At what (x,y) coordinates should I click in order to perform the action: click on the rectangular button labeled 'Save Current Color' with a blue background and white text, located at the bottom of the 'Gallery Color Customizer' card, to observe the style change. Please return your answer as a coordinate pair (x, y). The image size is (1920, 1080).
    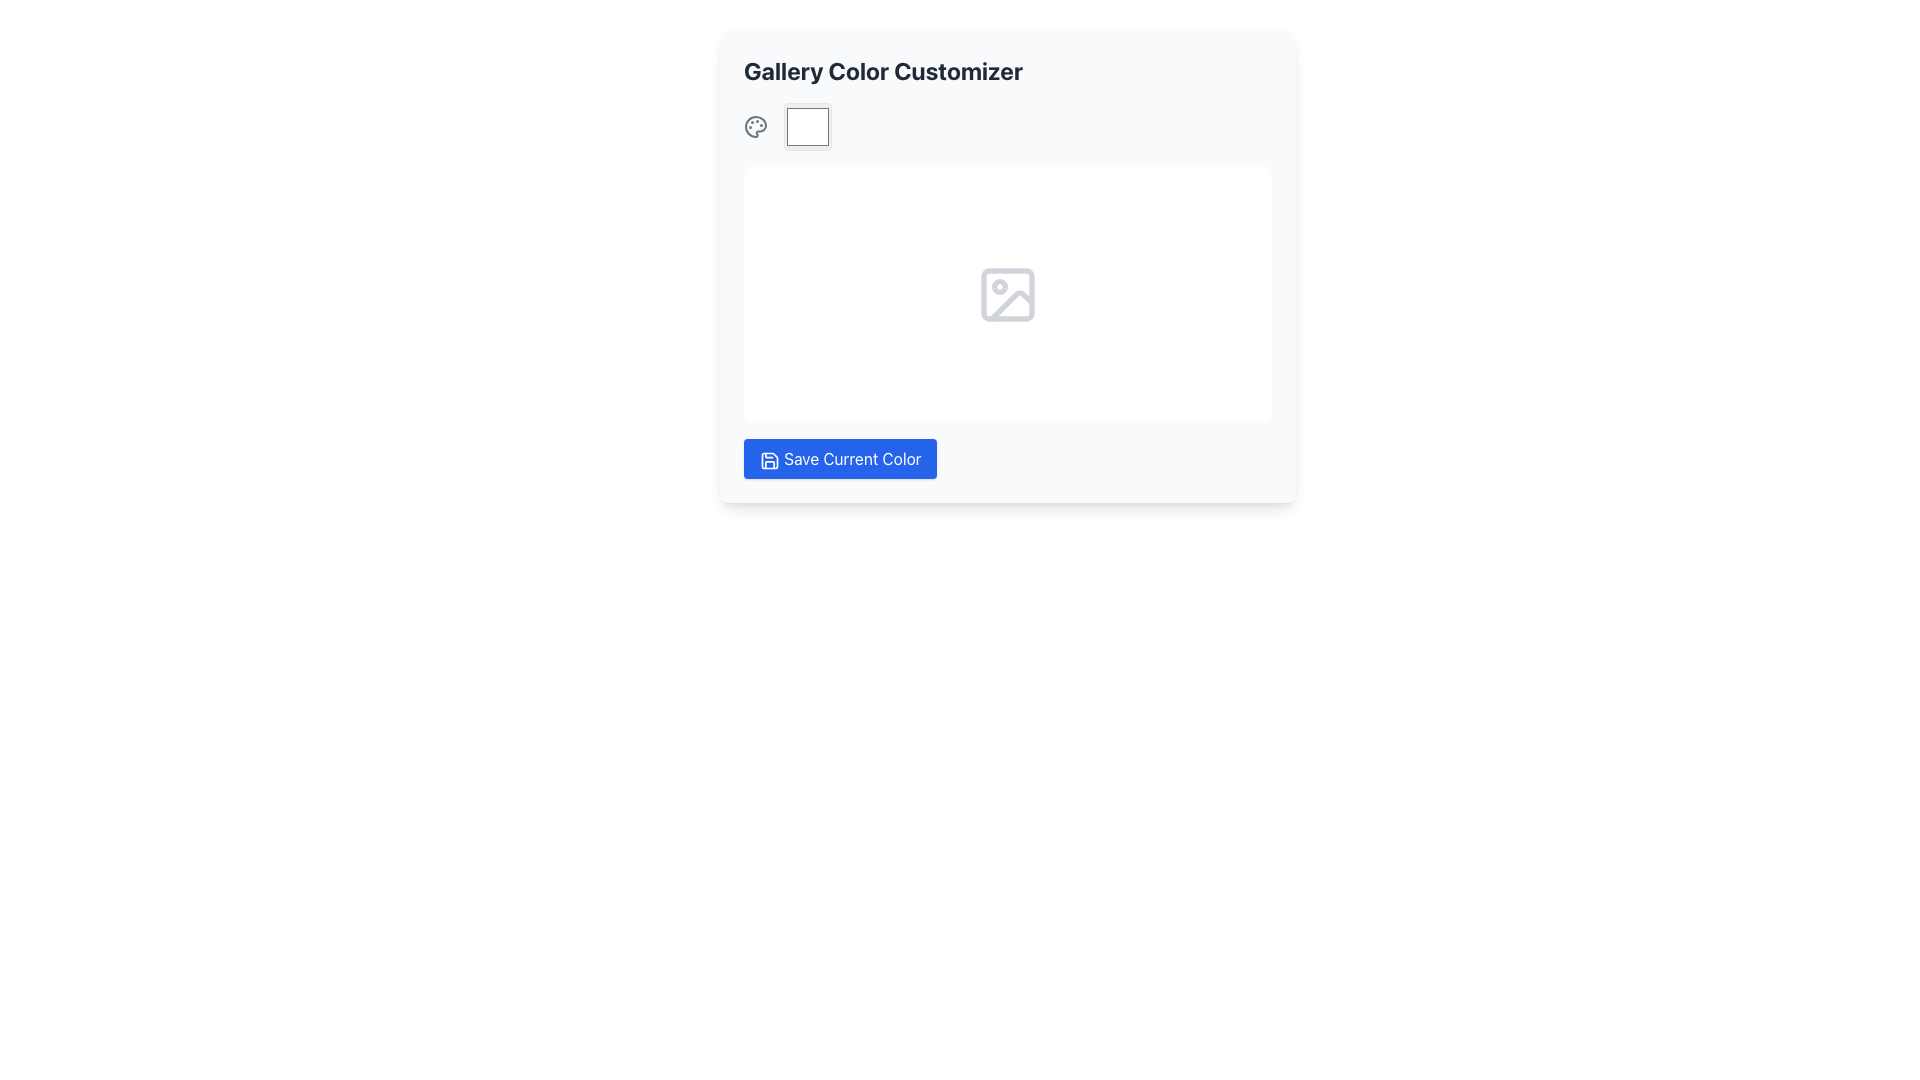
    Looking at the image, I should click on (840, 459).